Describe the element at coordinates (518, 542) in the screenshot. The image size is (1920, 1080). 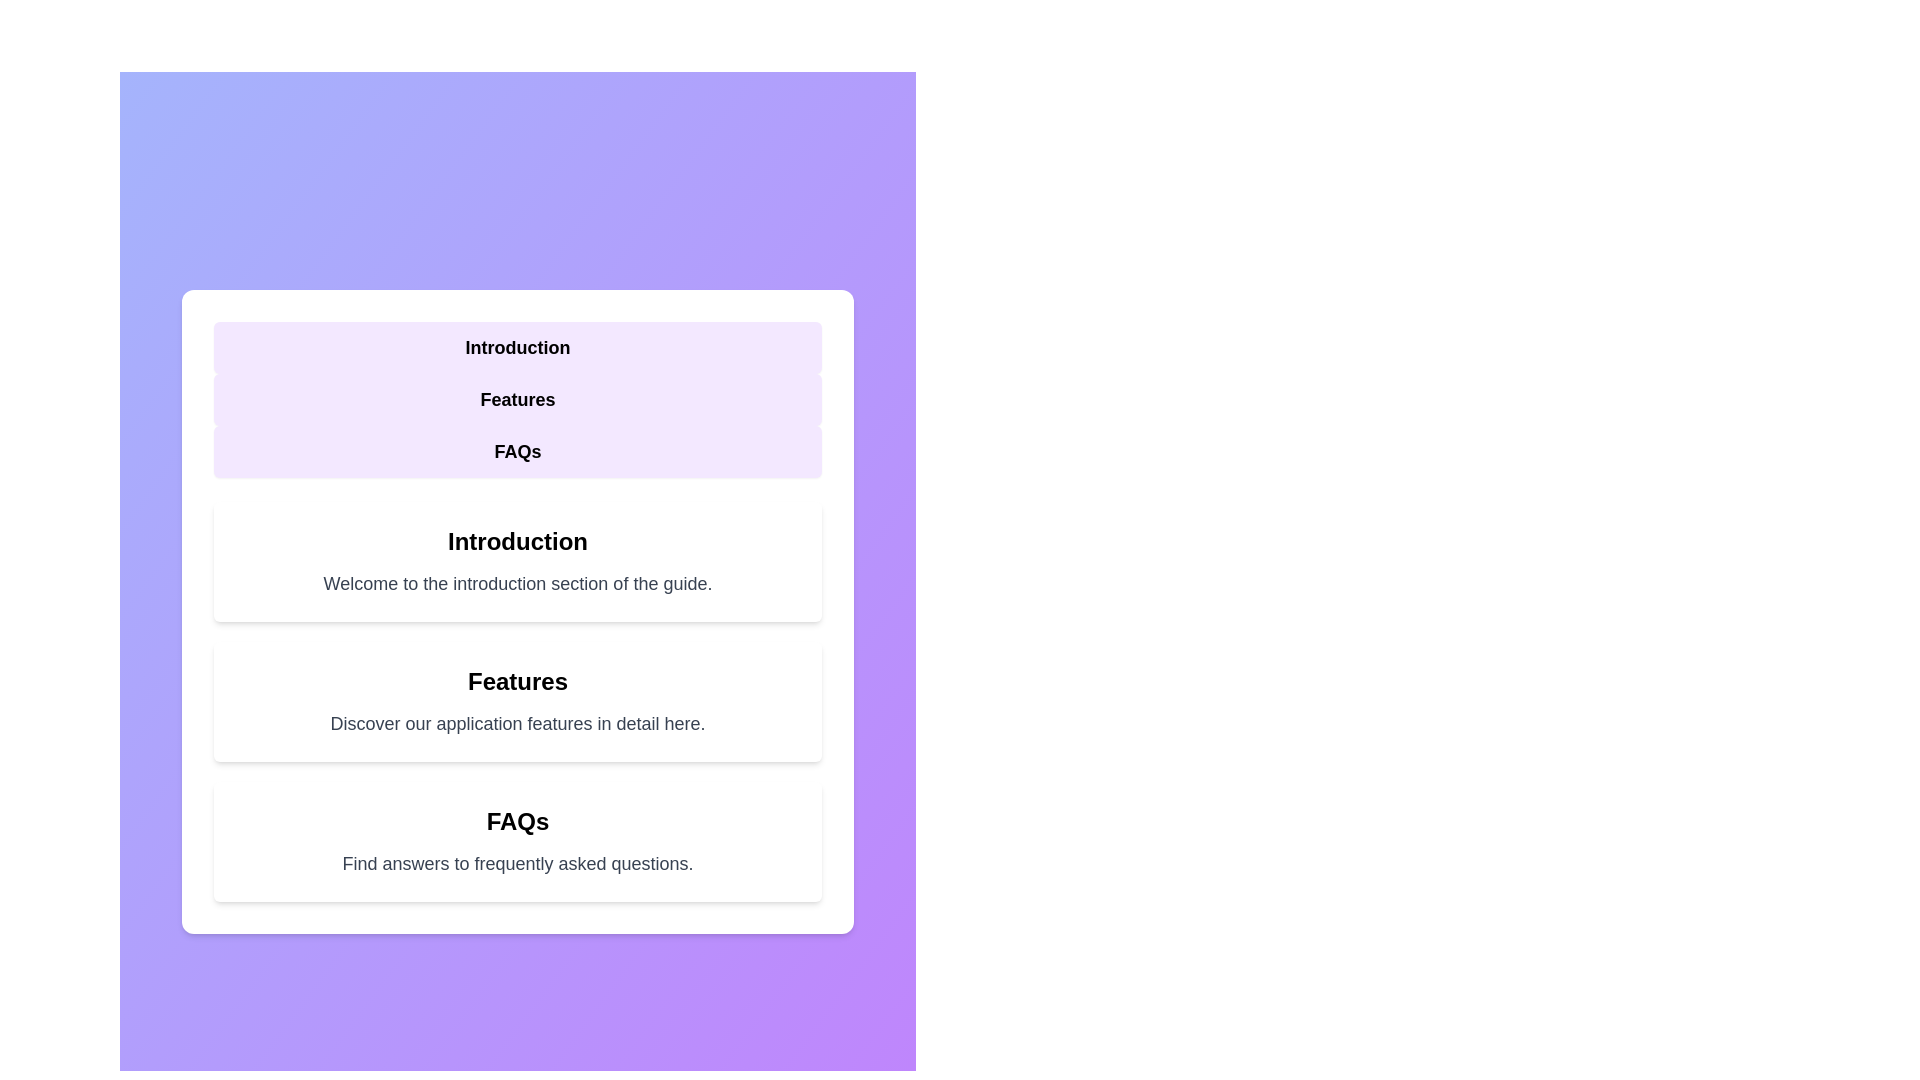
I see `the primary heading text label that indicates the content scope of its section, which is located above the descriptive text 'Welcome to the introduction section of the guide.'` at that location.